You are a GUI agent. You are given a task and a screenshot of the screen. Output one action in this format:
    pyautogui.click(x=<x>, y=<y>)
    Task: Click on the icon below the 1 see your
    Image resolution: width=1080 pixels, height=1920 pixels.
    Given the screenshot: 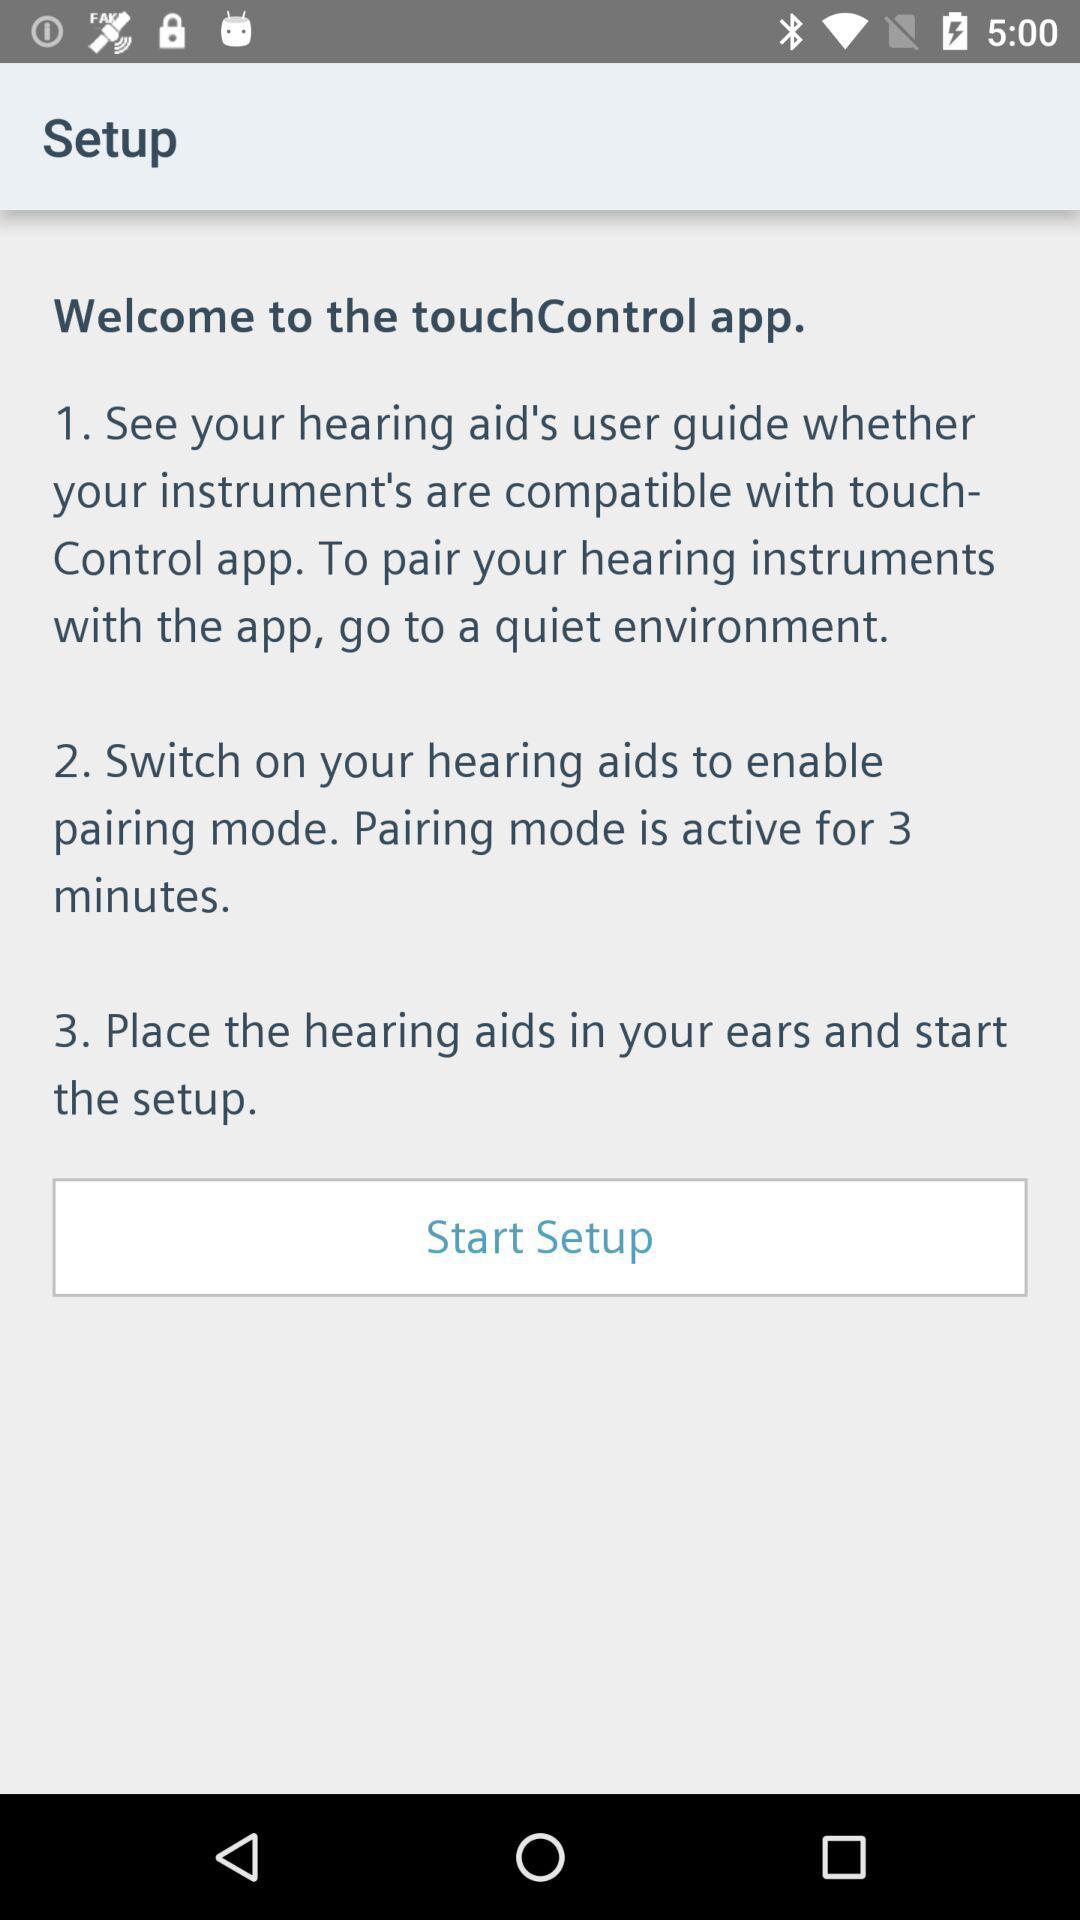 What is the action you would take?
    pyautogui.click(x=540, y=1236)
    